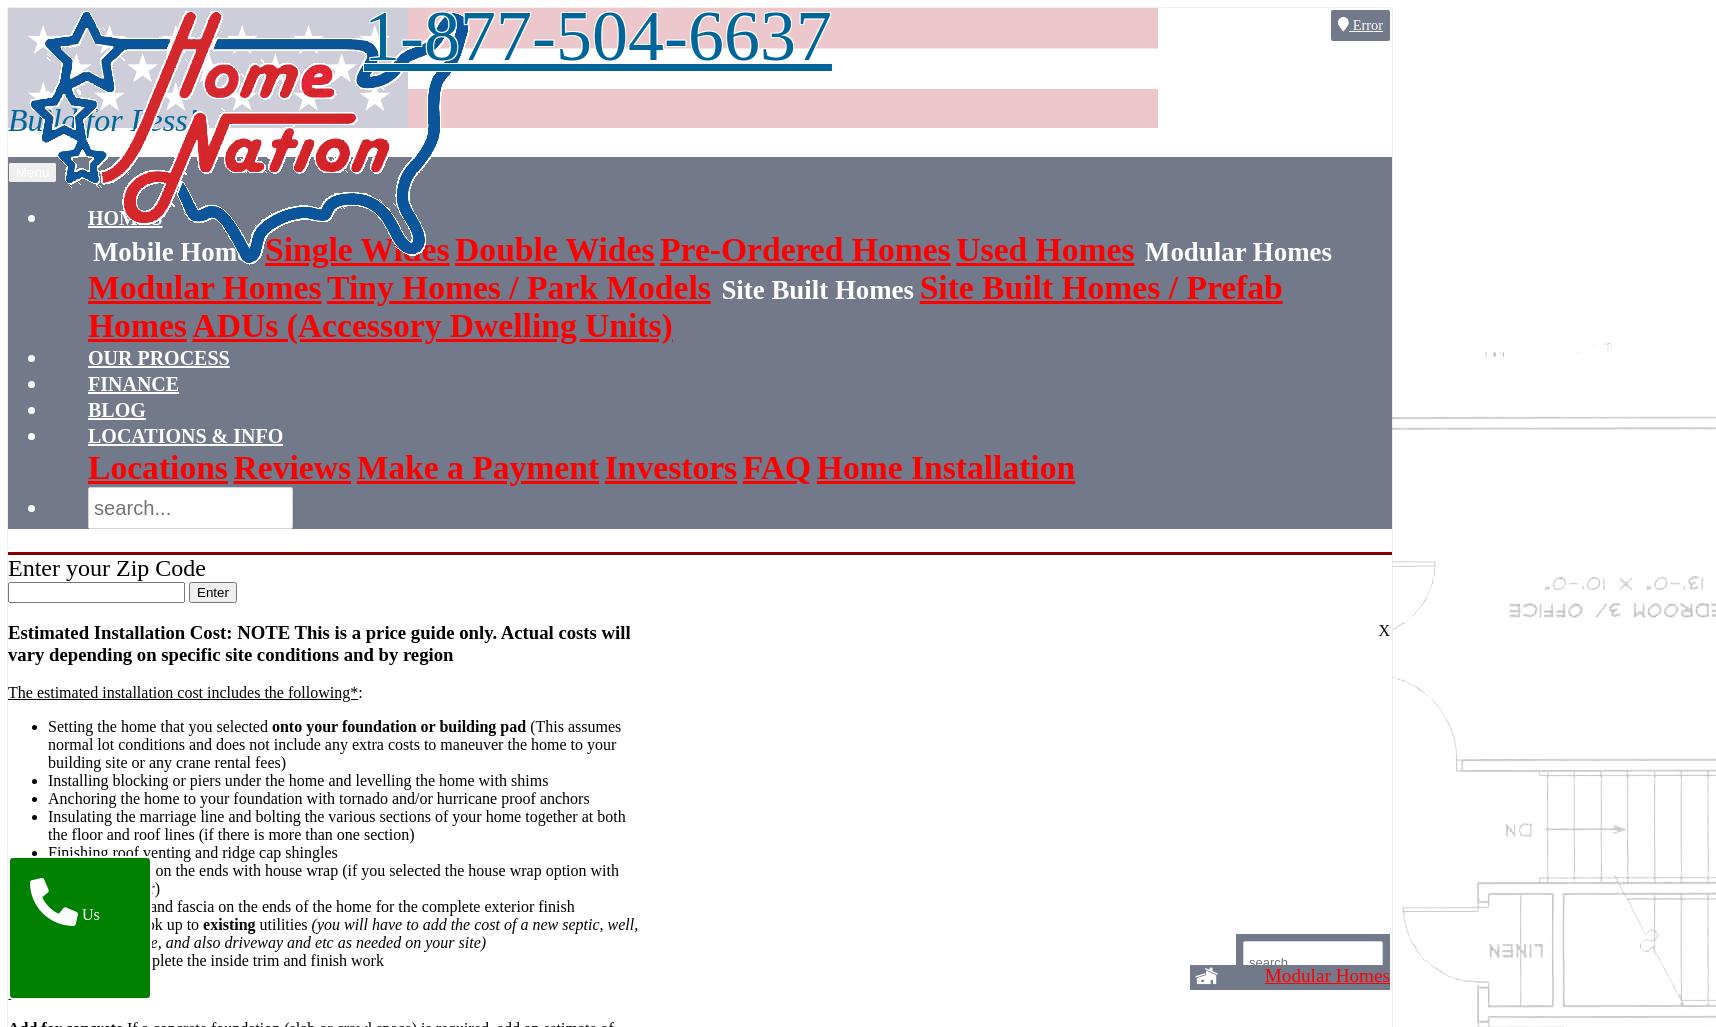 The image size is (1716, 1027). Describe the element at coordinates (334, 743) in the screenshot. I see `'(This assumes normal lot conditions and does not include any extra costs to maneuver the home to your building site or any crane rental fees)'` at that location.